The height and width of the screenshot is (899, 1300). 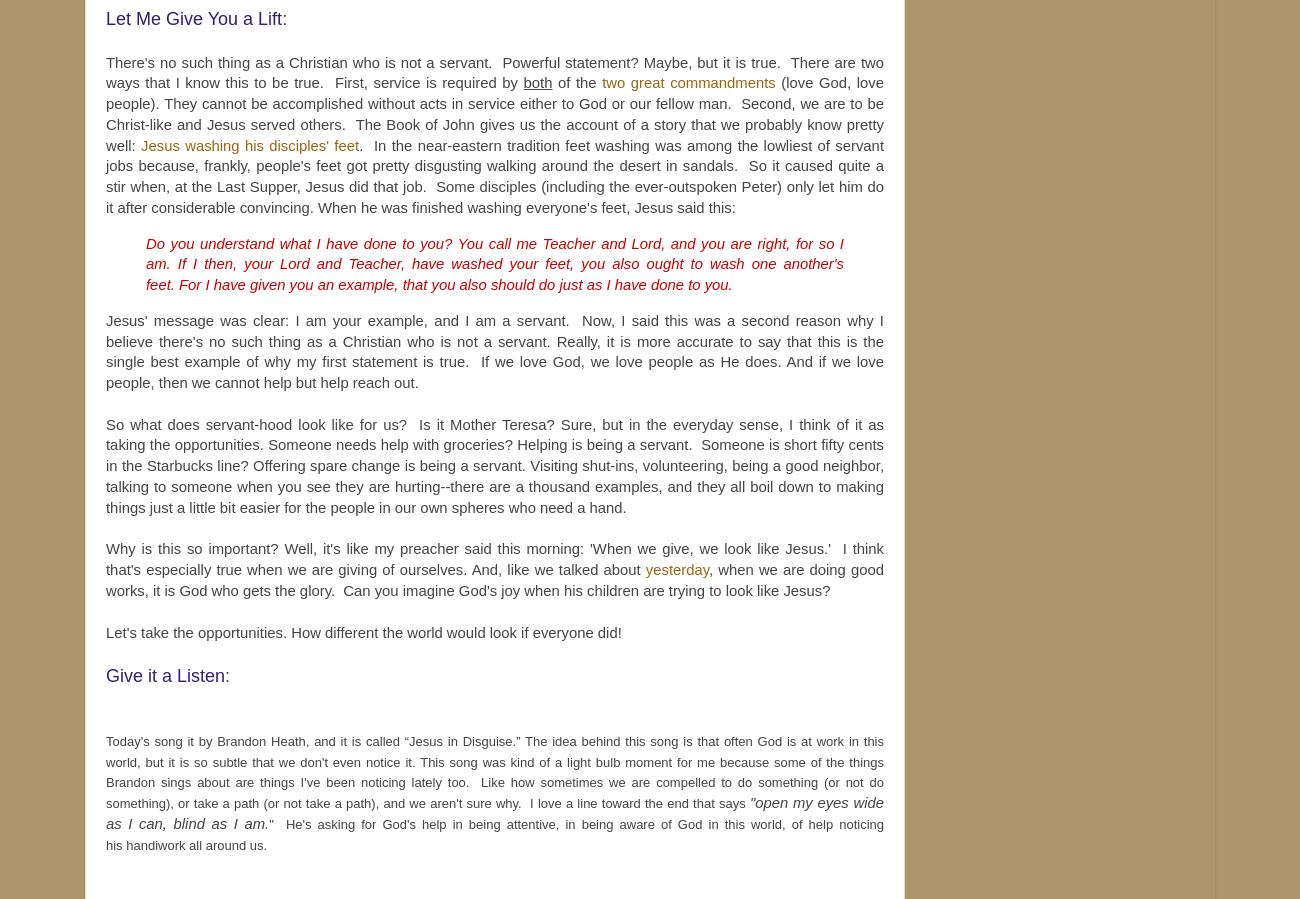 What do you see at coordinates (165, 674) in the screenshot?
I see `'Give it a Listen'` at bounding box center [165, 674].